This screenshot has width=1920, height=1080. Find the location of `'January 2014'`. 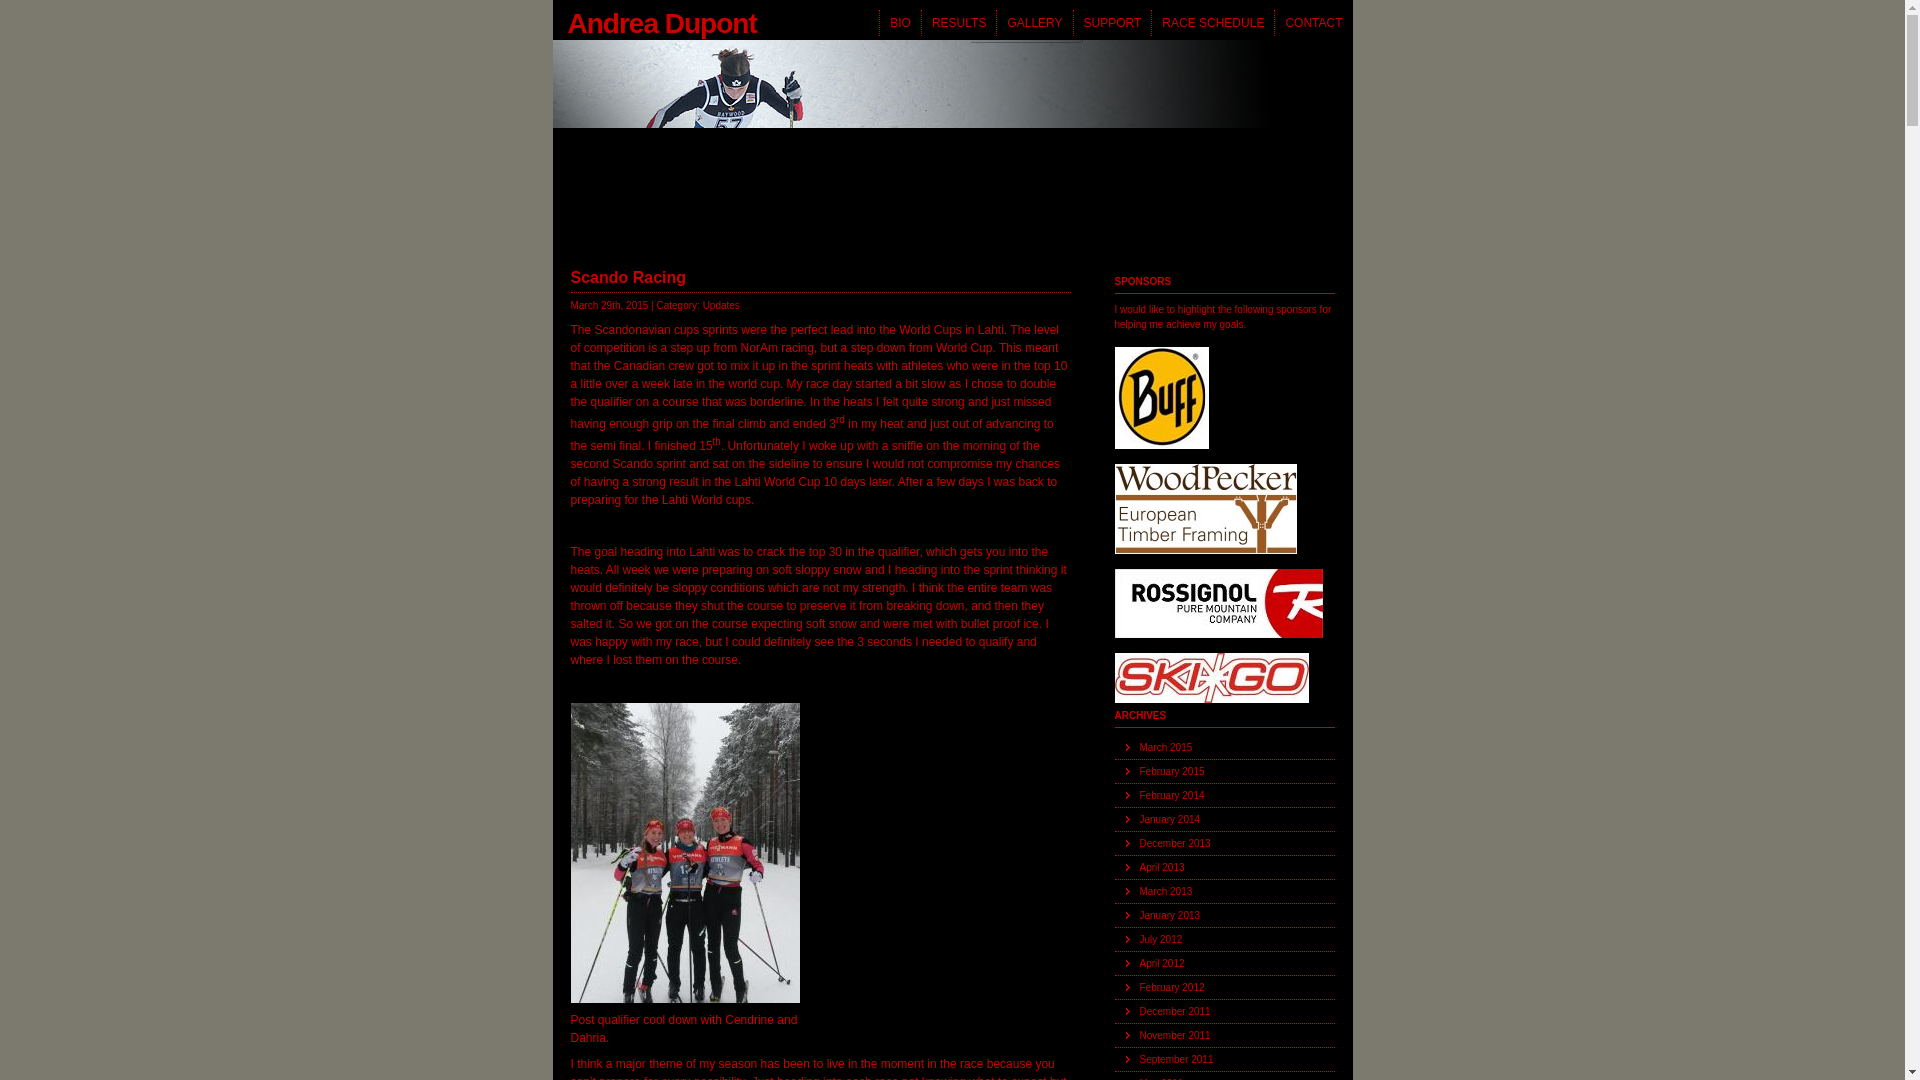

'January 2014' is located at coordinates (1223, 820).